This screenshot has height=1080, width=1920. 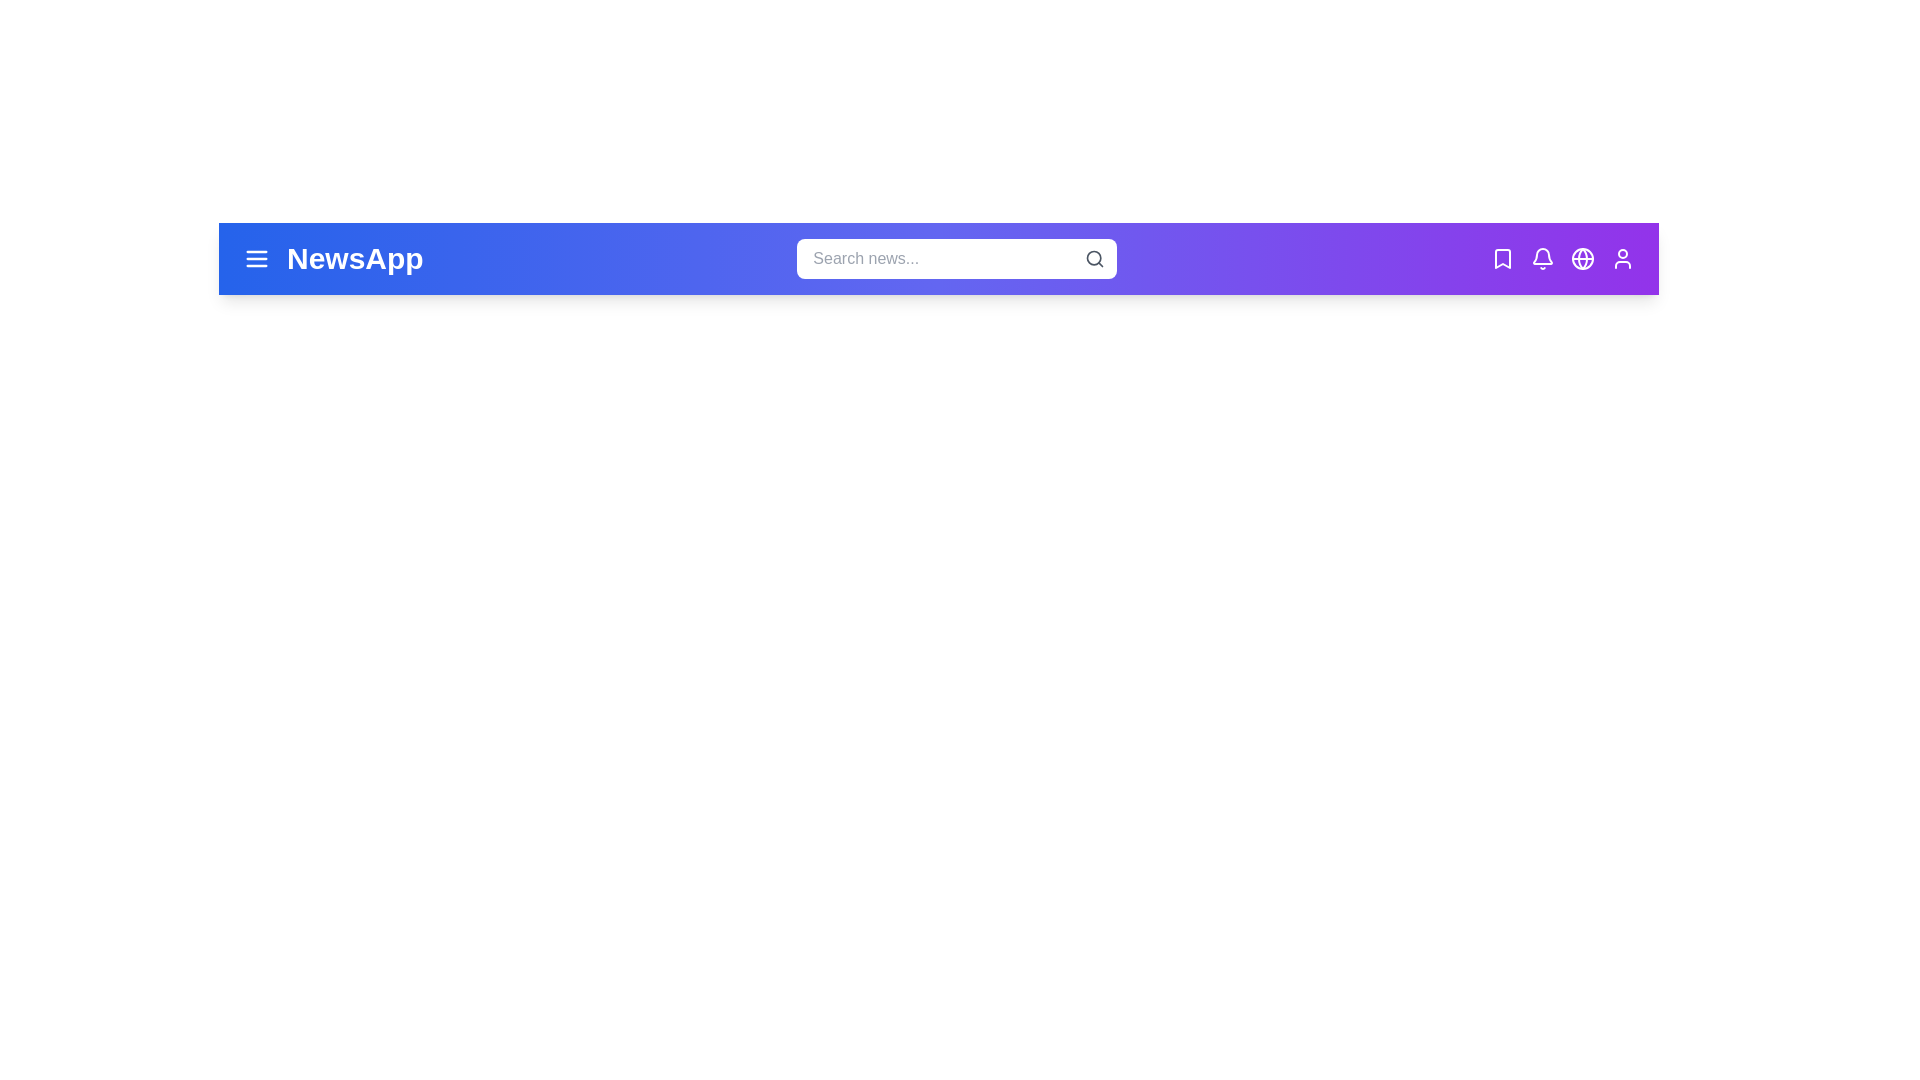 What do you see at coordinates (256, 257) in the screenshot?
I see `the menu icon to open the menu` at bounding box center [256, 257].